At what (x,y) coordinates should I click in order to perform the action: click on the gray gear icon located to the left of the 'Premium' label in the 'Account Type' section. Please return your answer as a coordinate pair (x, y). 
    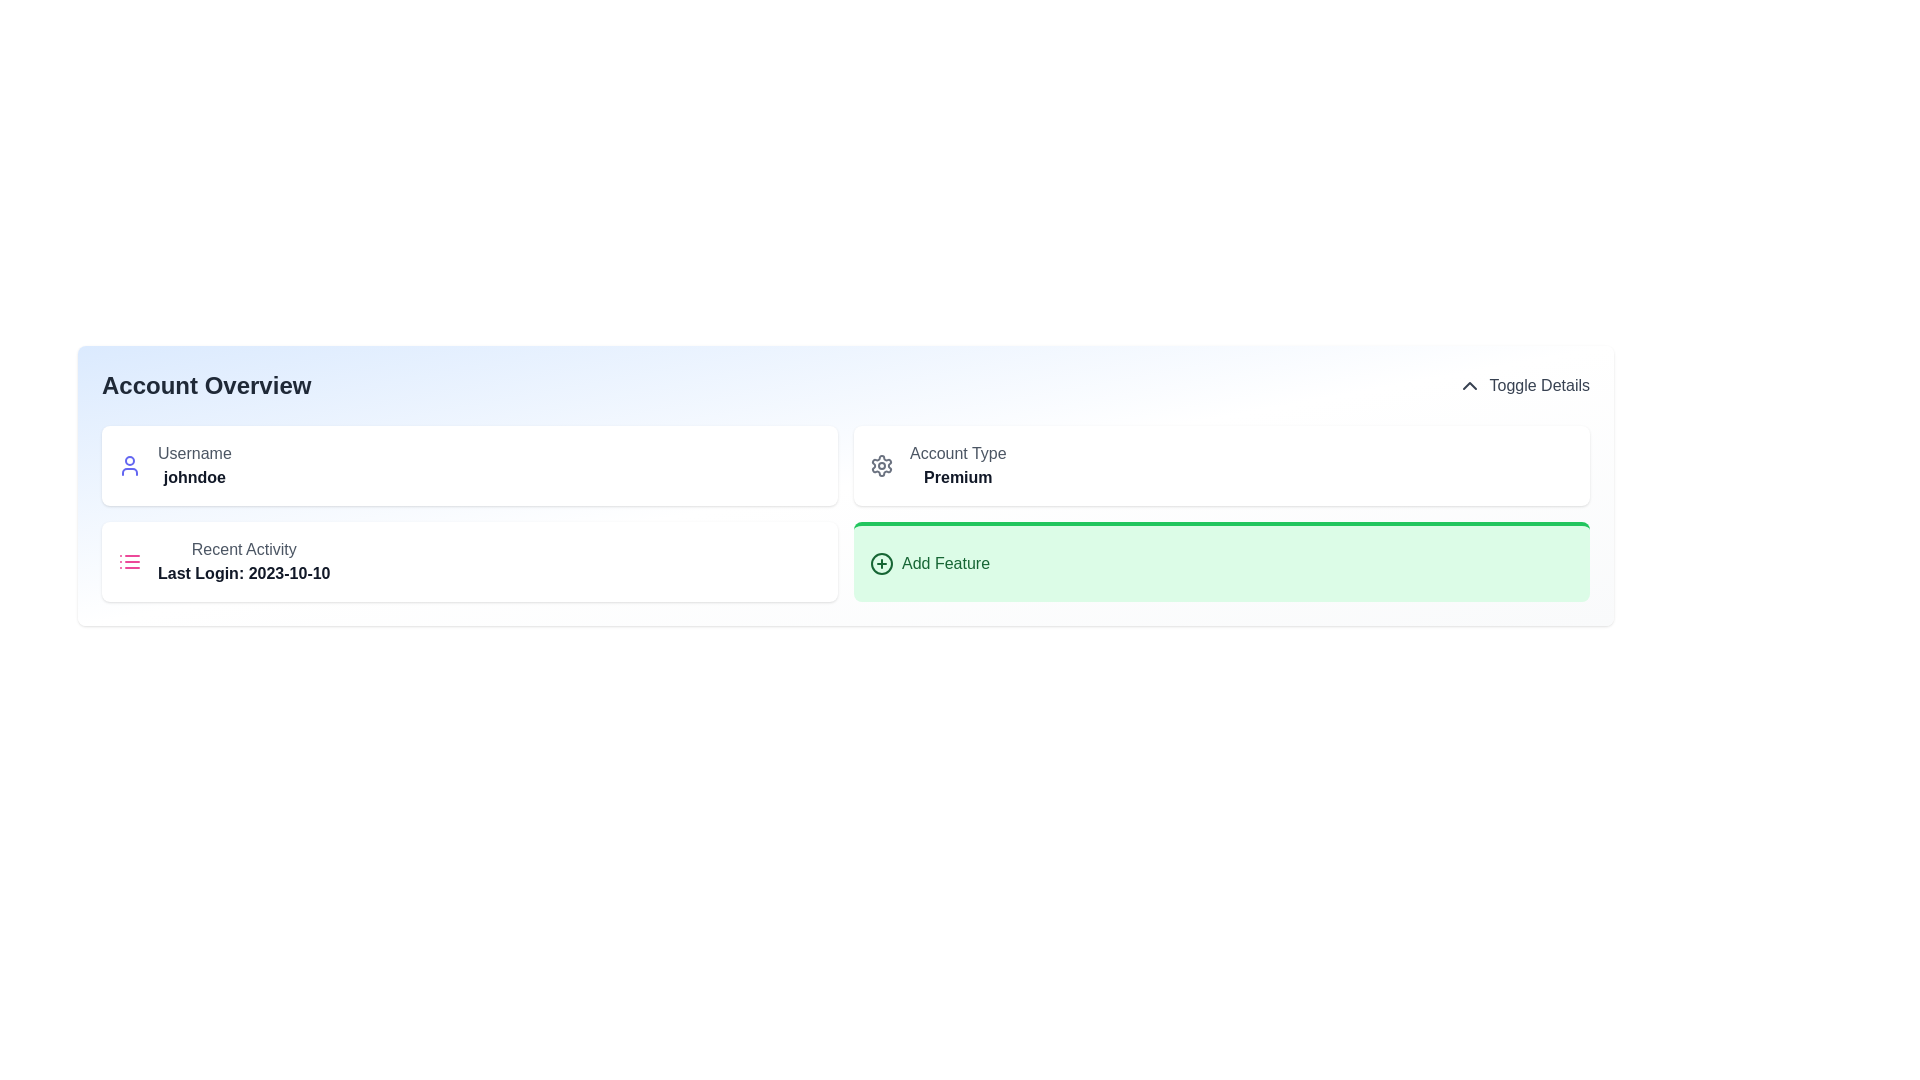
    Looking at the image, I should click on (881, 466).